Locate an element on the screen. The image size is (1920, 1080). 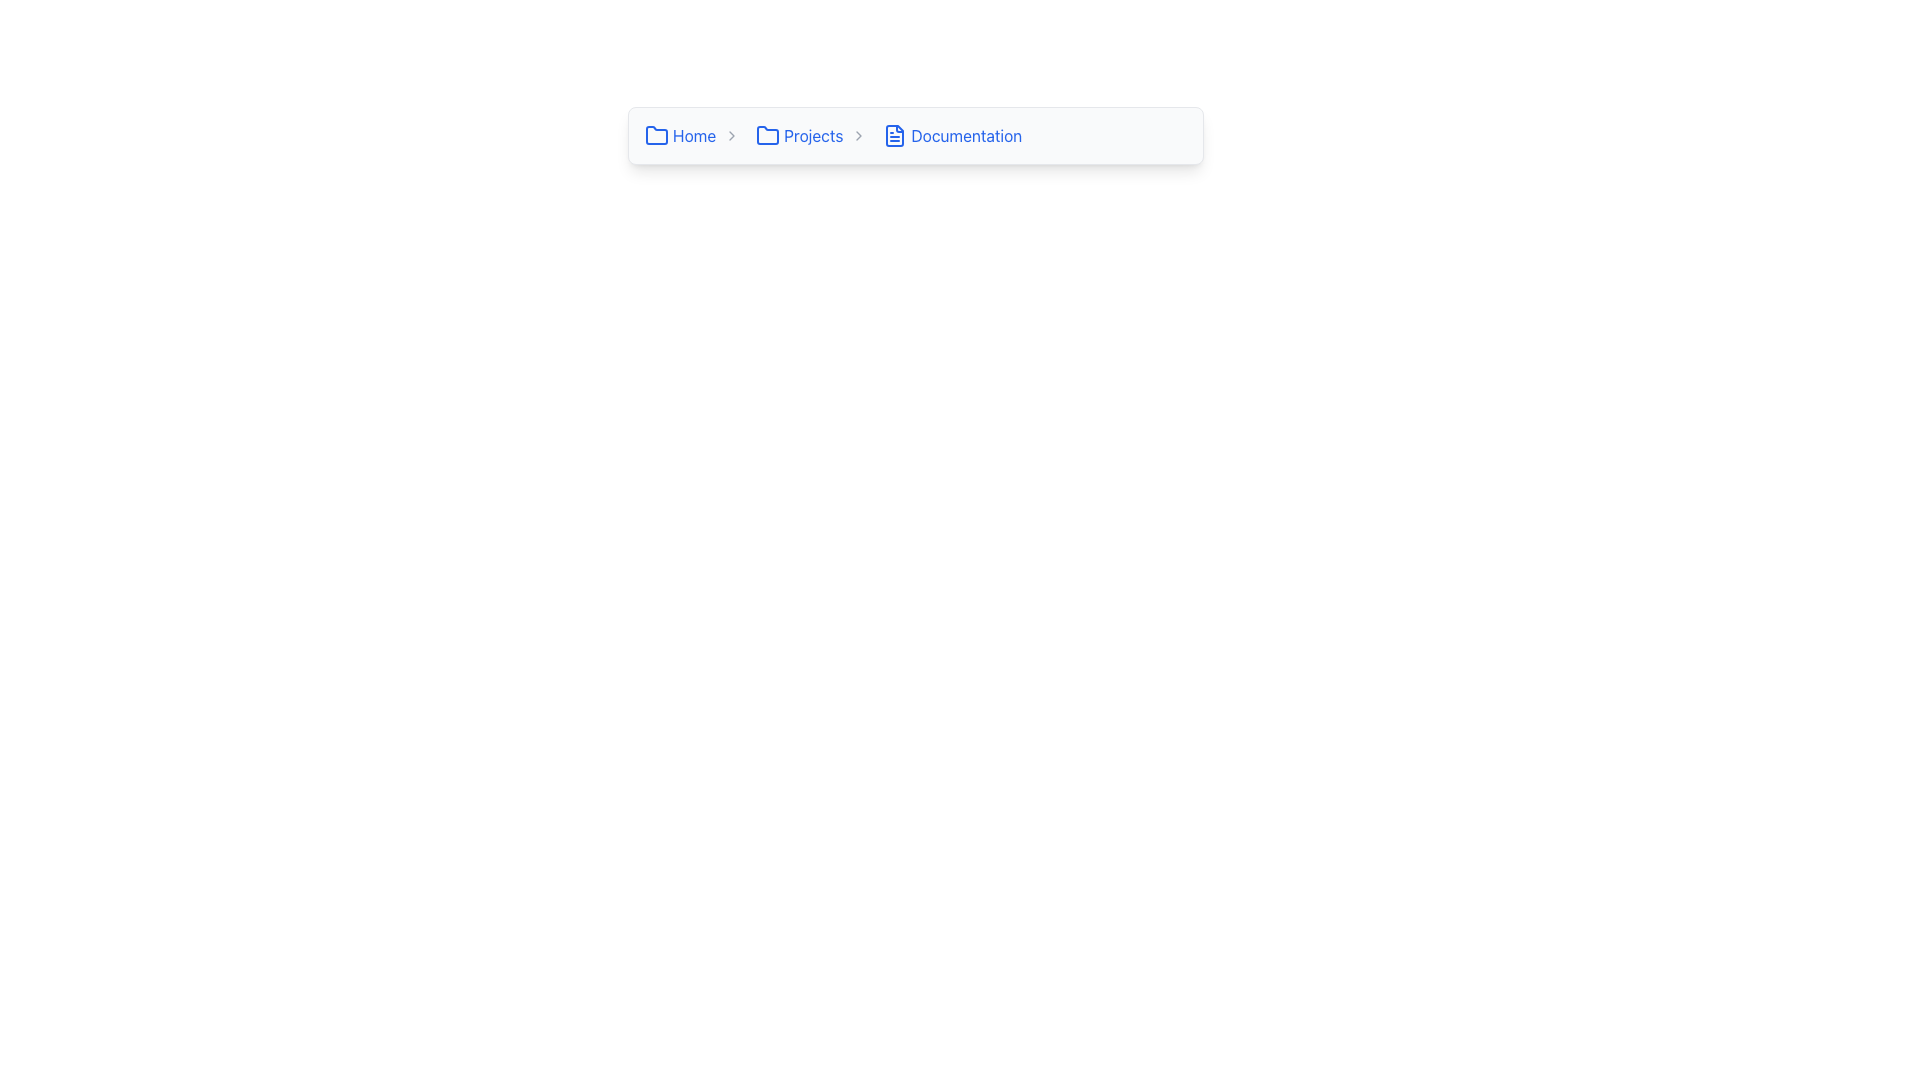
the 'Home' text label within the breadcrumb navigation link is located at coordinates (694, 135).